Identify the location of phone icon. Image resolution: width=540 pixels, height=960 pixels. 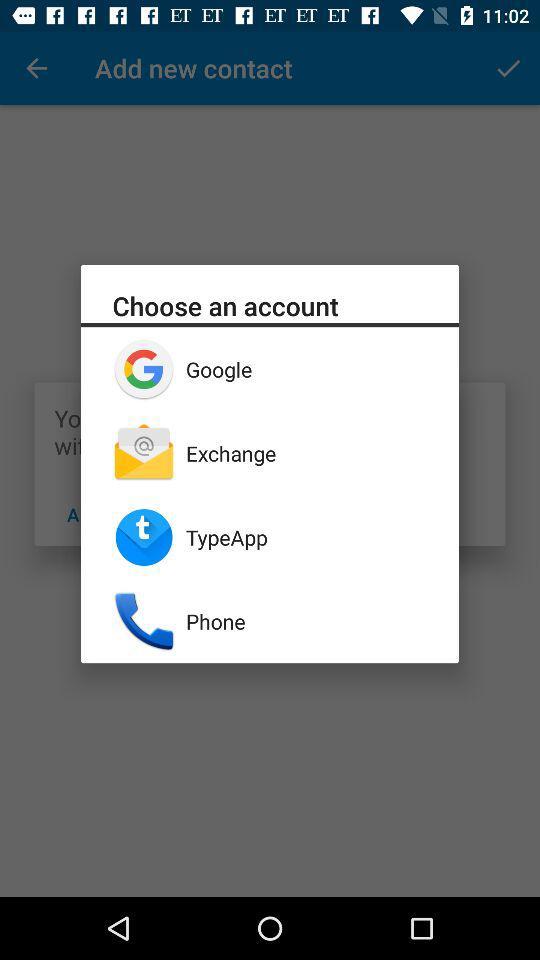
(306, 620).